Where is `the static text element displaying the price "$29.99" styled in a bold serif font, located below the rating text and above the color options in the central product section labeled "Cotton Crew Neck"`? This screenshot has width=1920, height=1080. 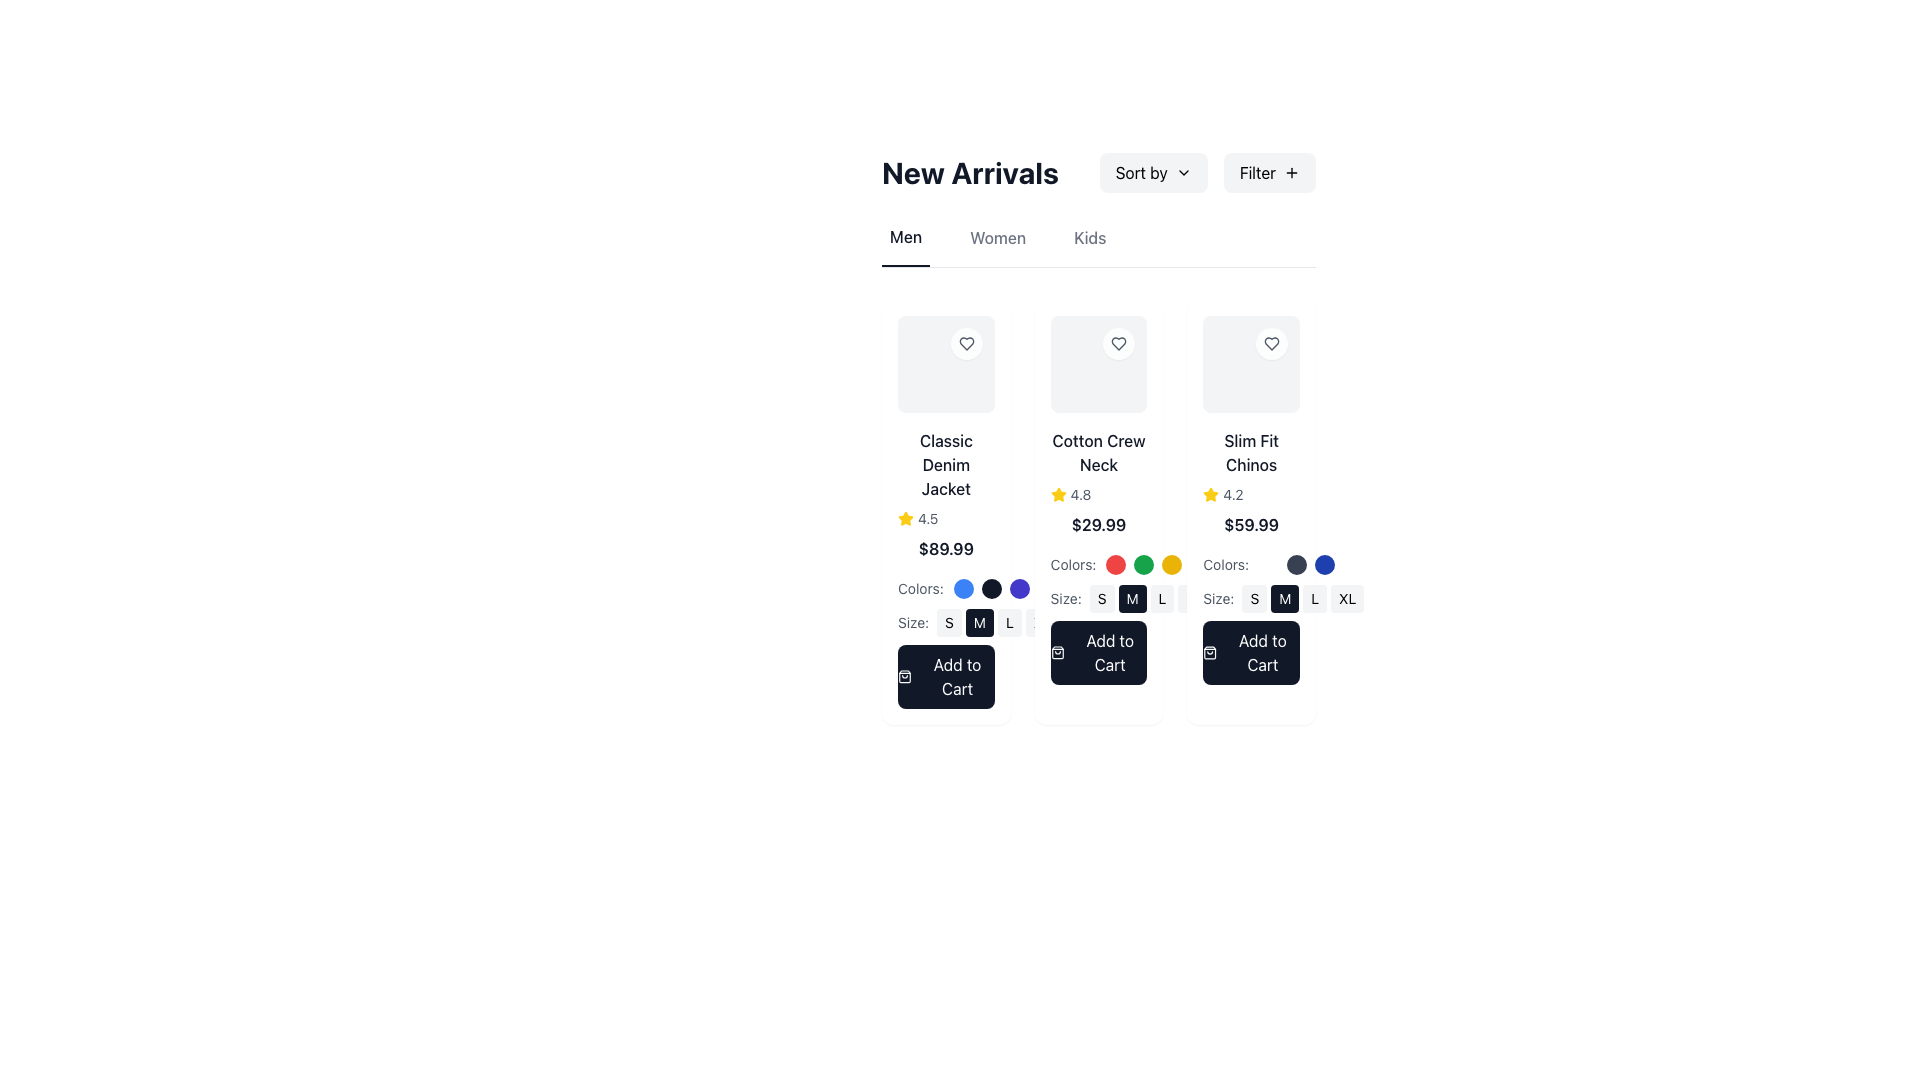 the static text element displaying the price "$29.99" styled in a bold serif font, located below the rating text and above the color options in the central product section labeled "Cotton Crew Neck" is located at coordinates (1098, 523).